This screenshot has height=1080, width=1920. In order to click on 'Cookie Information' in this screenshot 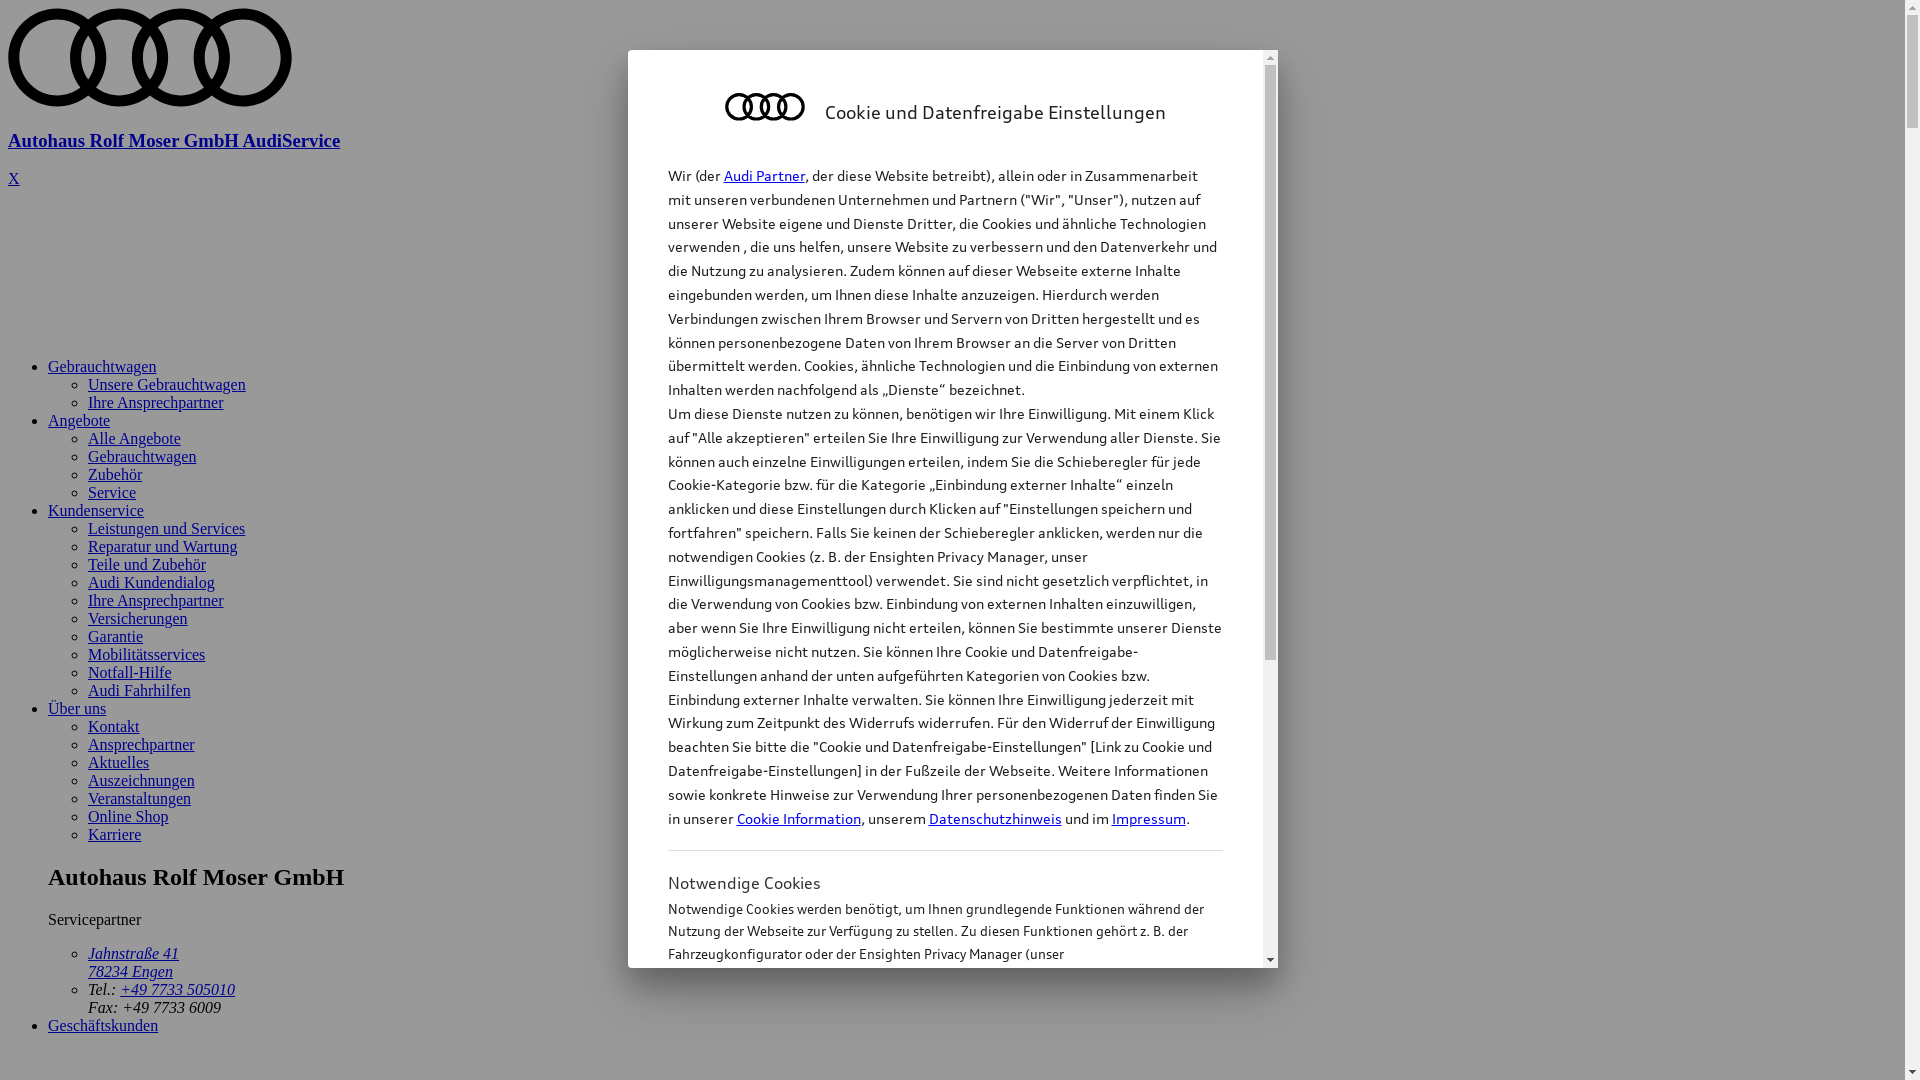, I will do `click(922, 1052)`.